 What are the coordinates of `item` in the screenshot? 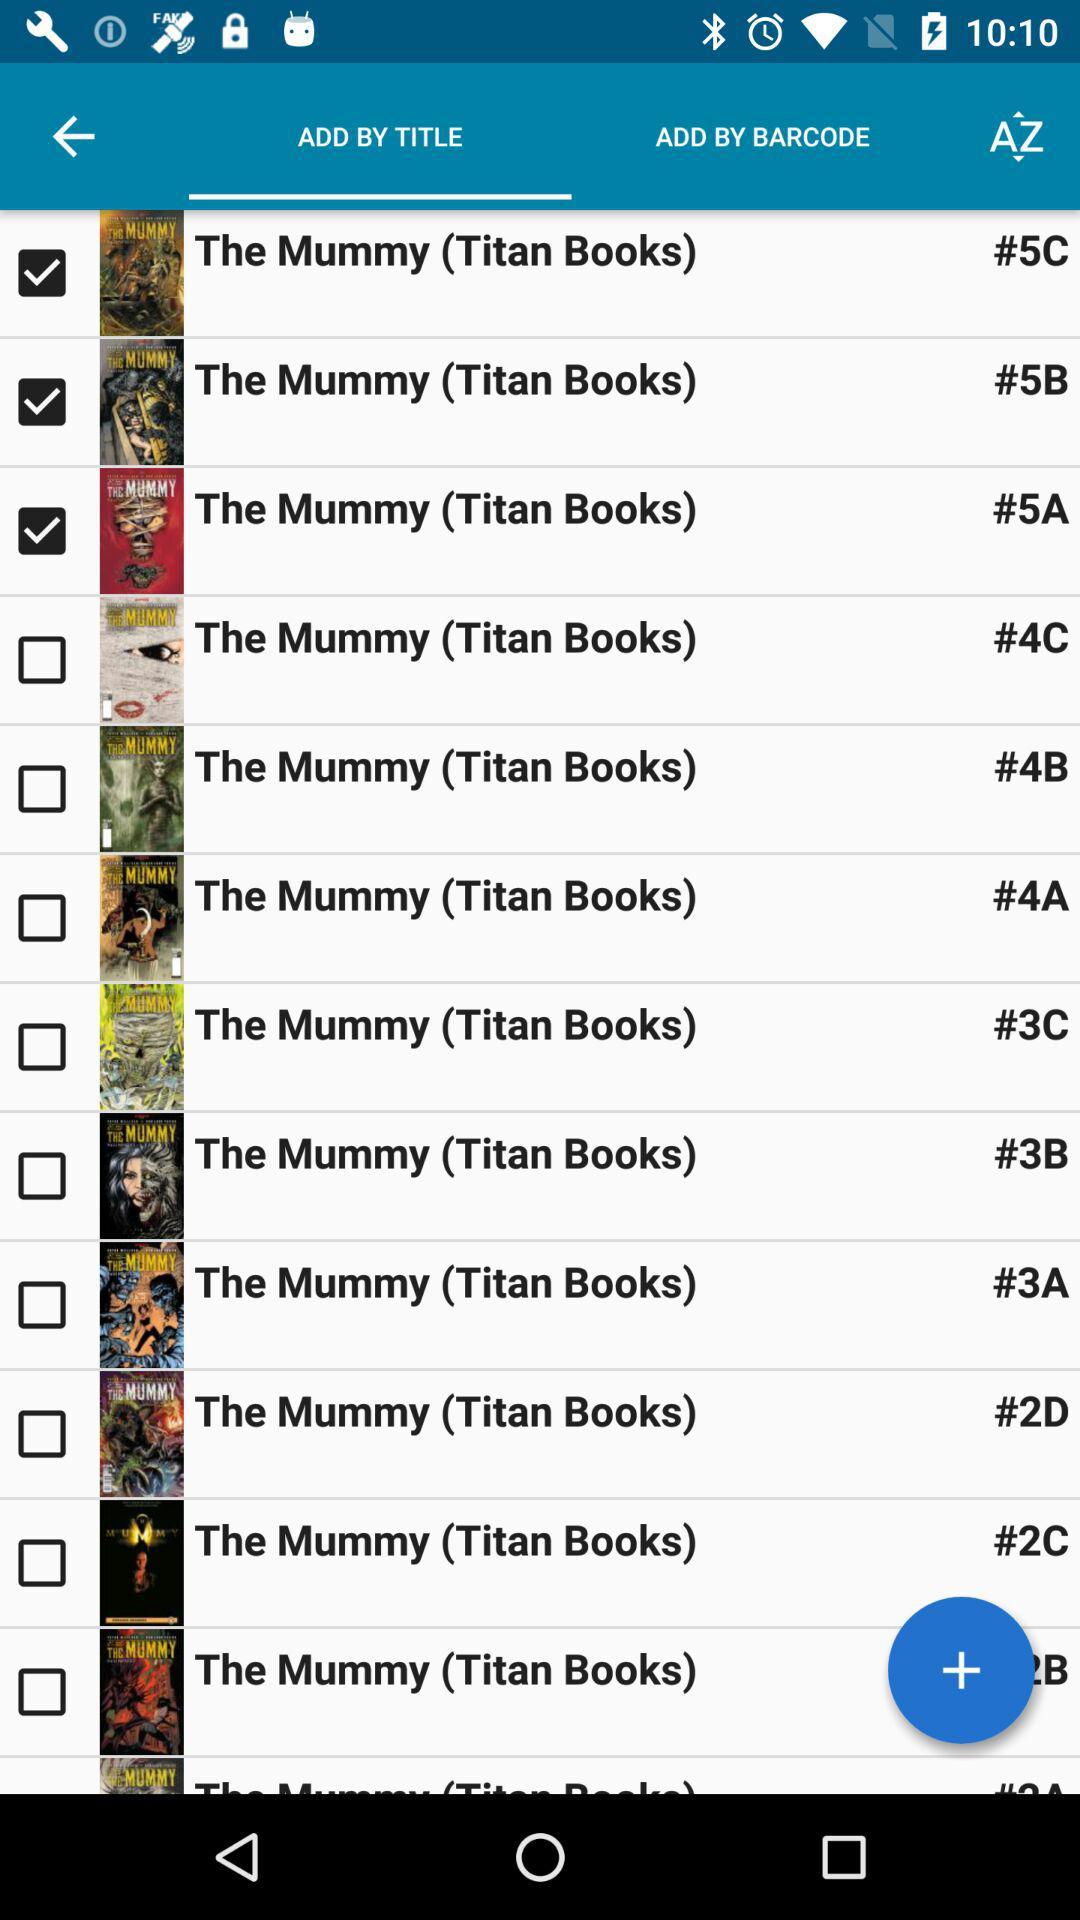 It's located at (140, 401).